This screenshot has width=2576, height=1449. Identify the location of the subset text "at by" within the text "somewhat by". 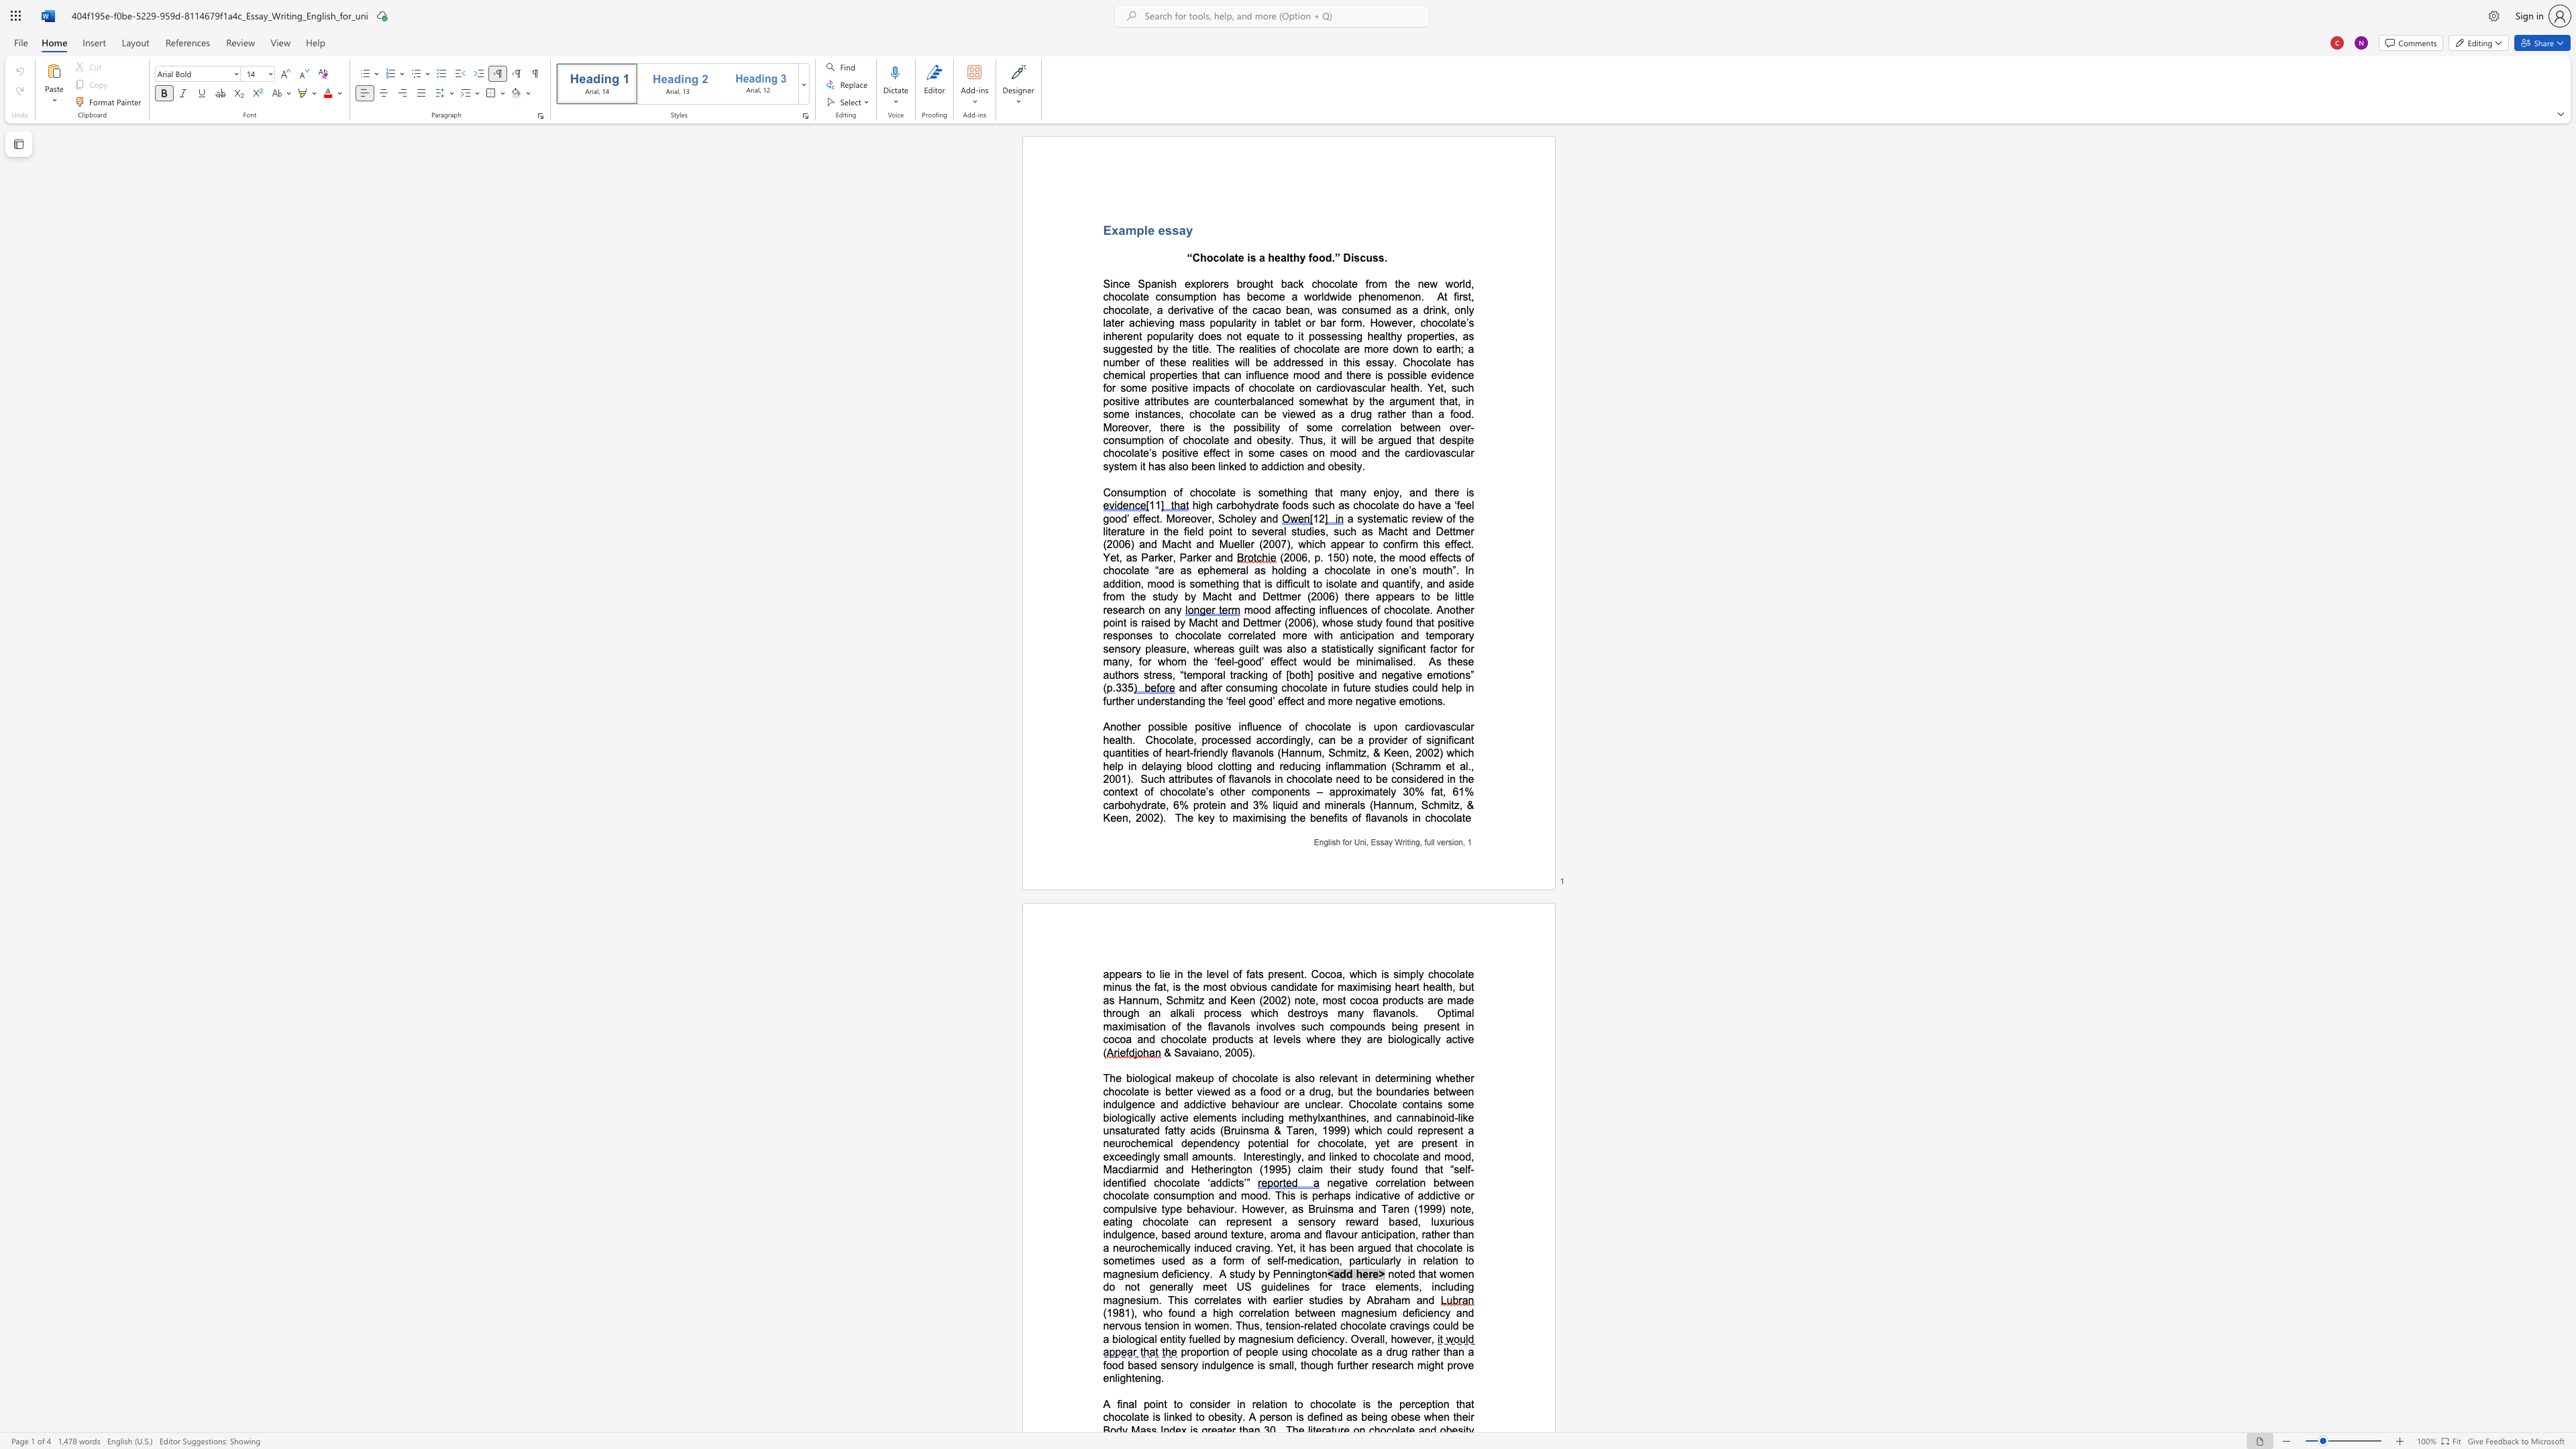
(1339, 400).